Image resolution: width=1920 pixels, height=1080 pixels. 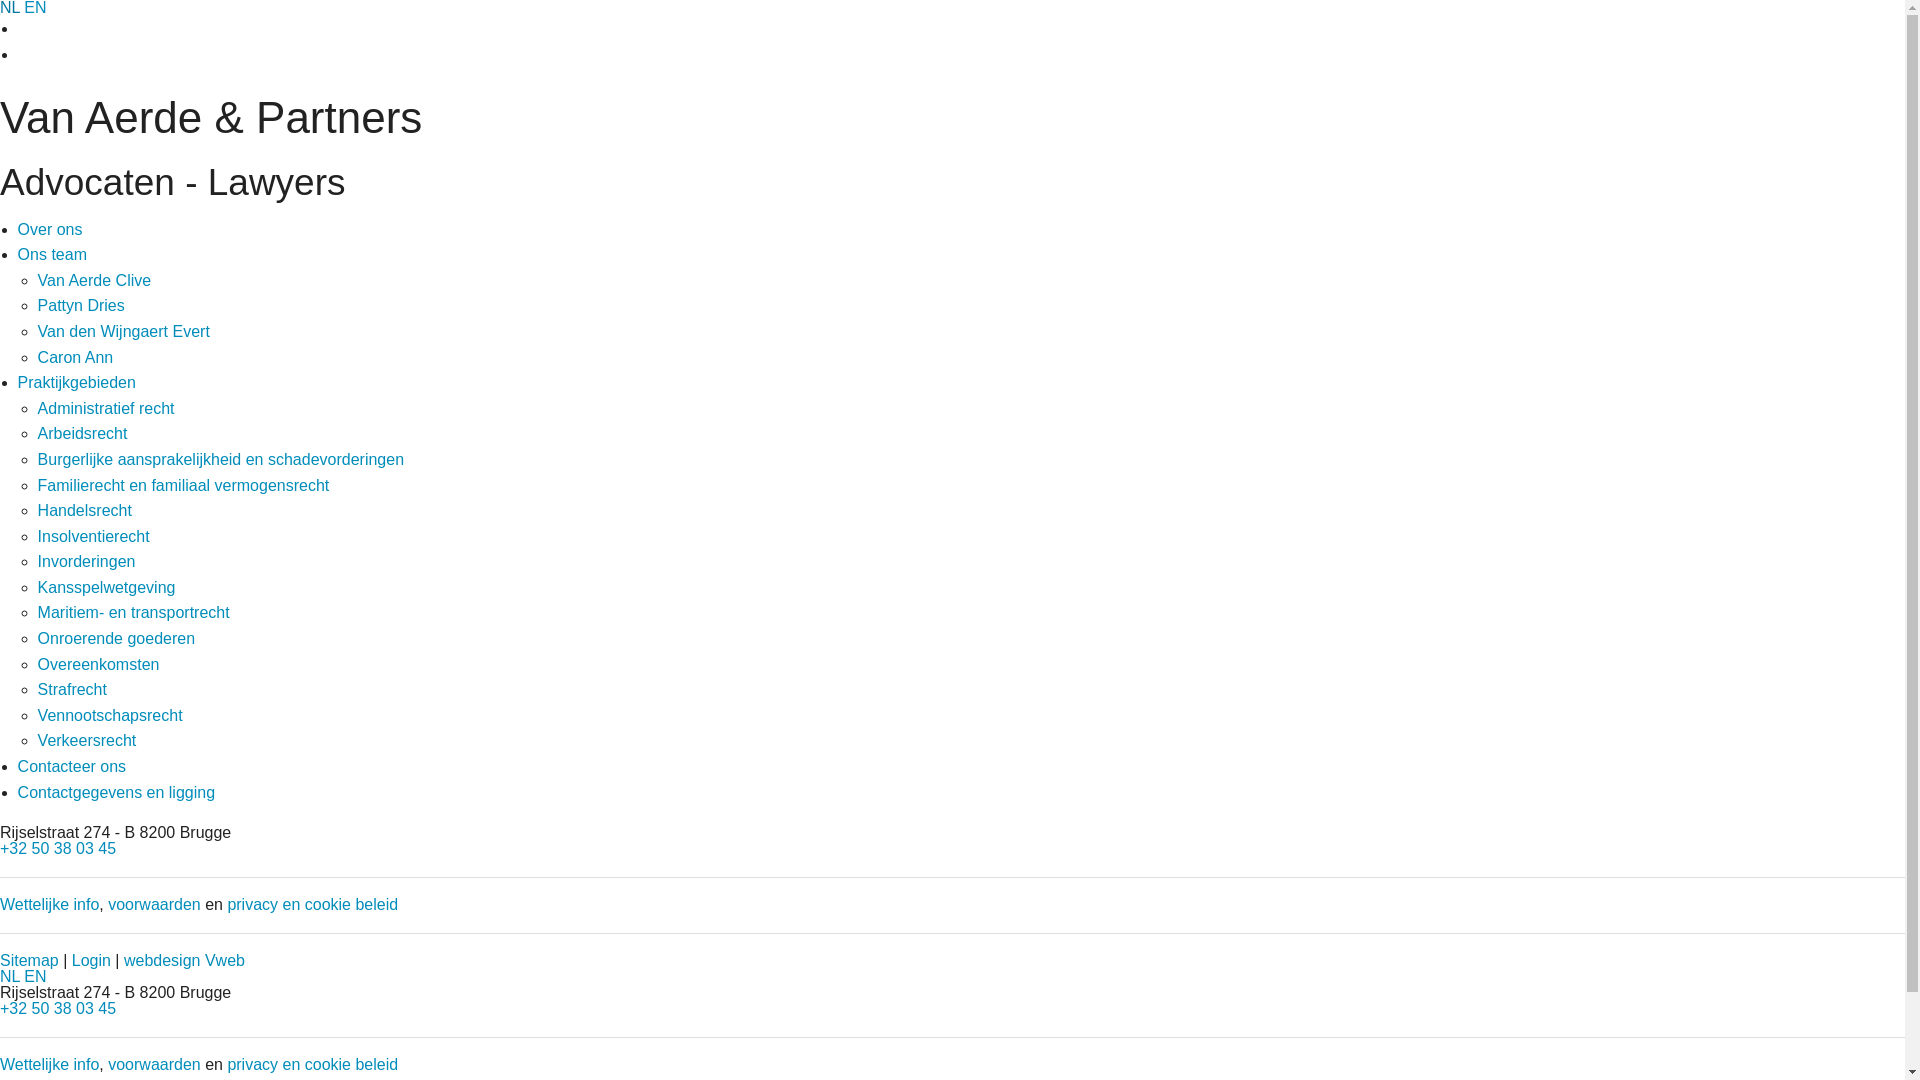 What do you see at coordinates (50, 228) in the screenshot?
I see `'Over ons'` at bounding box center [50, 228].